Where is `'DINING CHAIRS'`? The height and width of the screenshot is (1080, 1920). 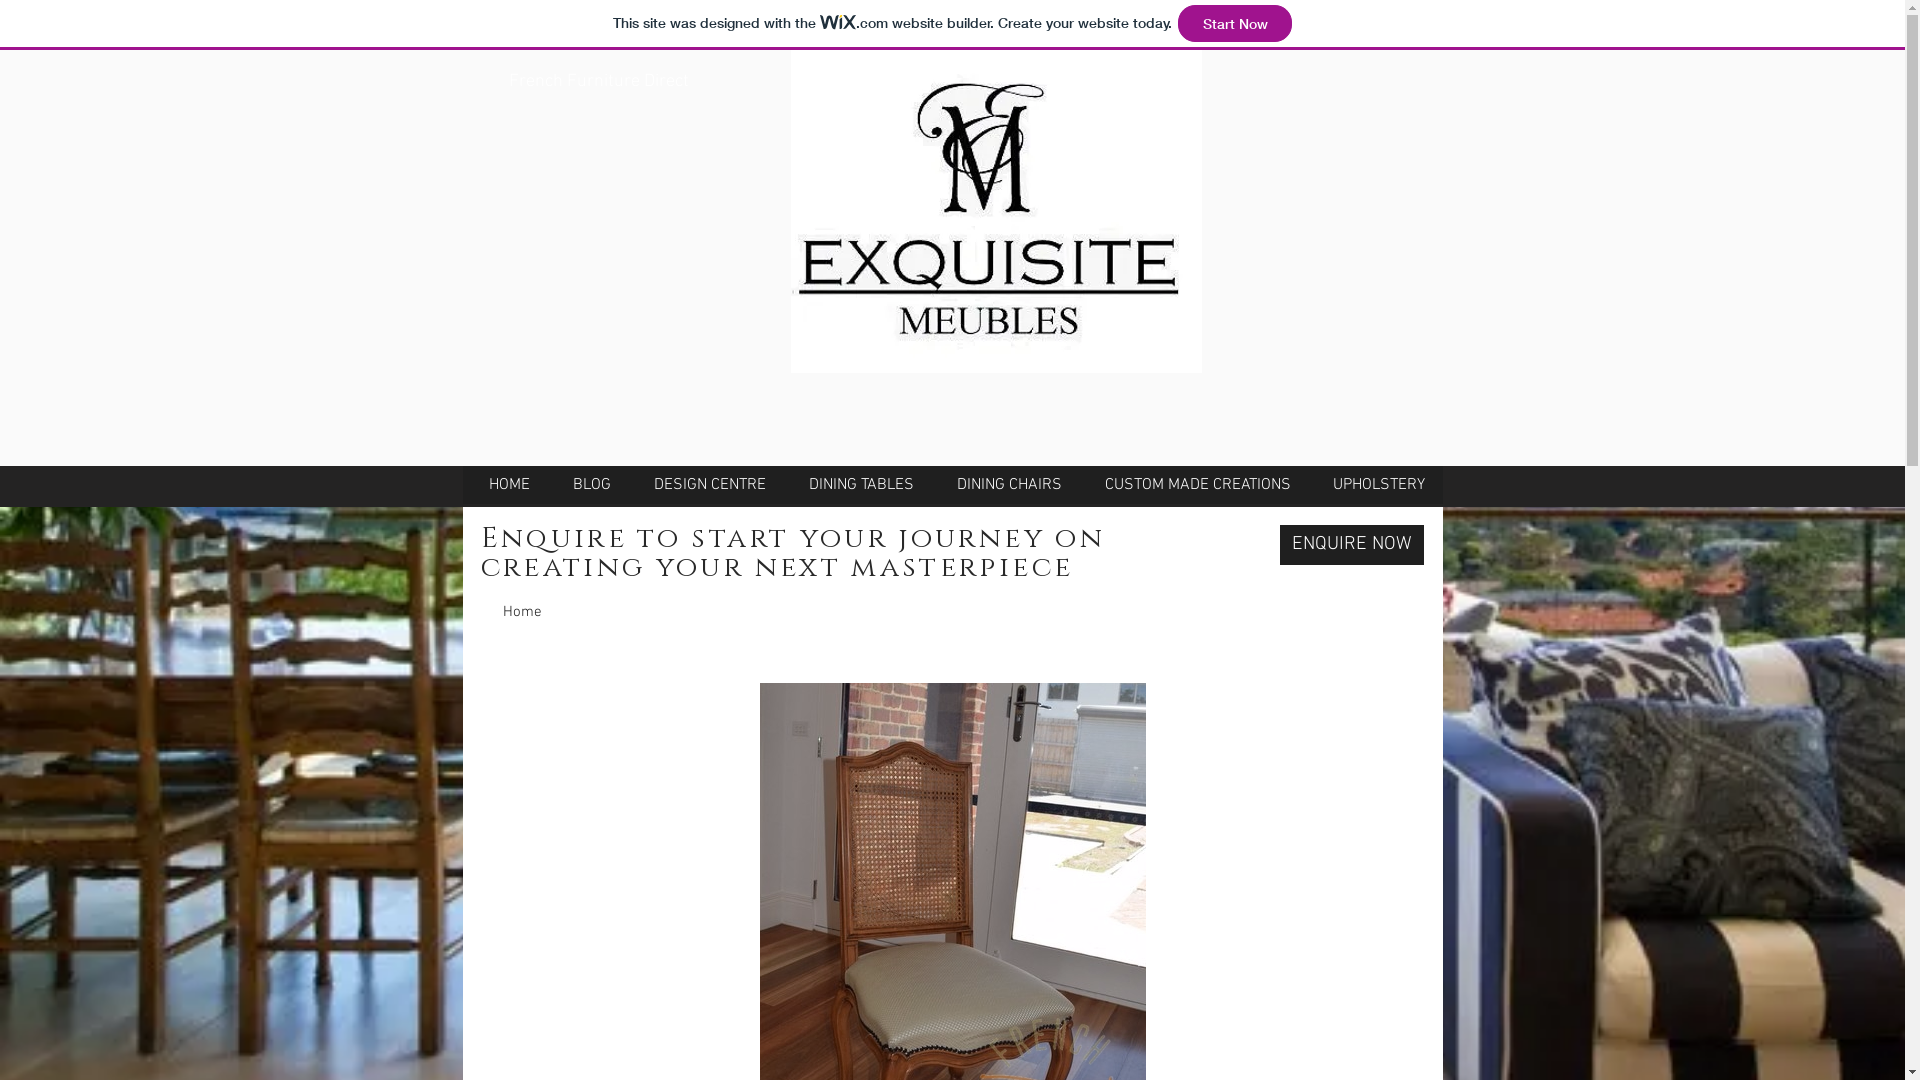
'DINING CHAIRS' is located at coordinates (1009, 485).